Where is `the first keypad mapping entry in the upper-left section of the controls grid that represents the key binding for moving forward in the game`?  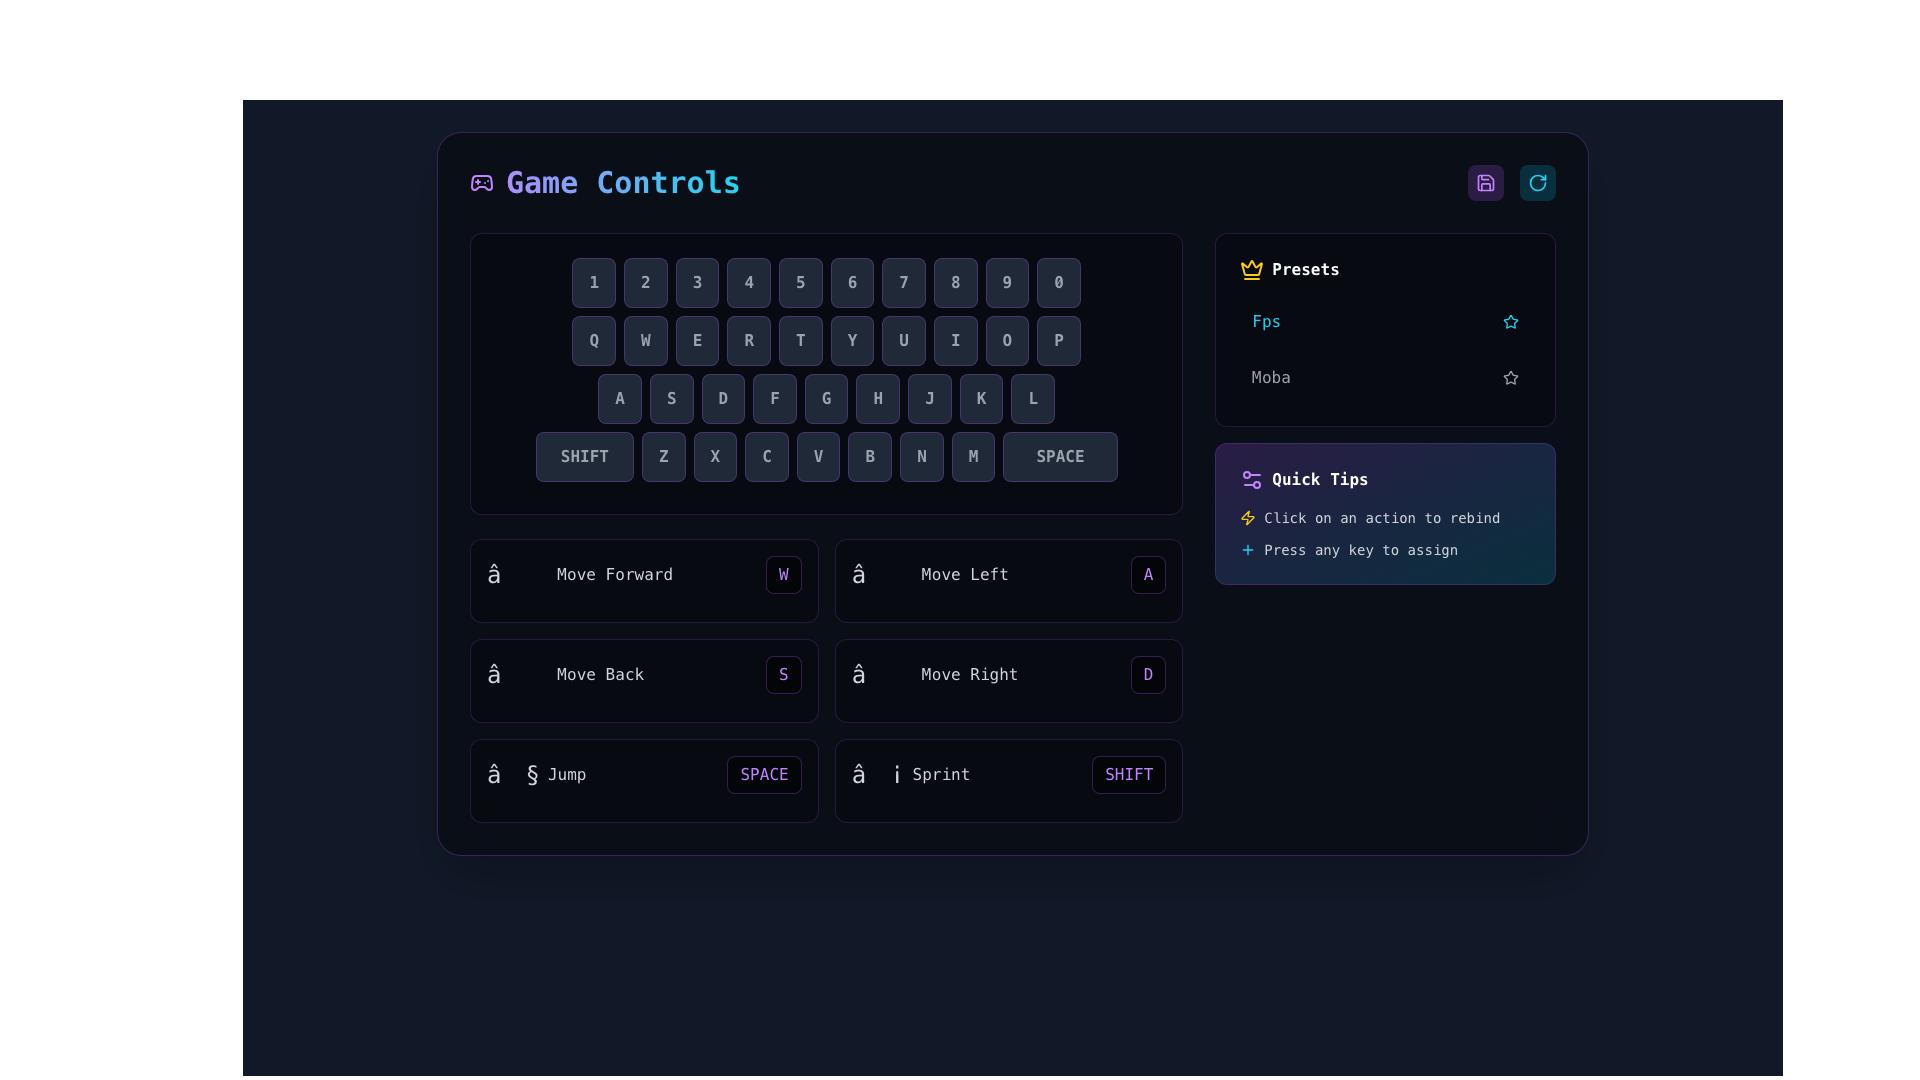
the first keypad mapping entry in the upper-left section of the controls grid that represents the key binding for moving forward in the game is located at coordinates (644, 581).